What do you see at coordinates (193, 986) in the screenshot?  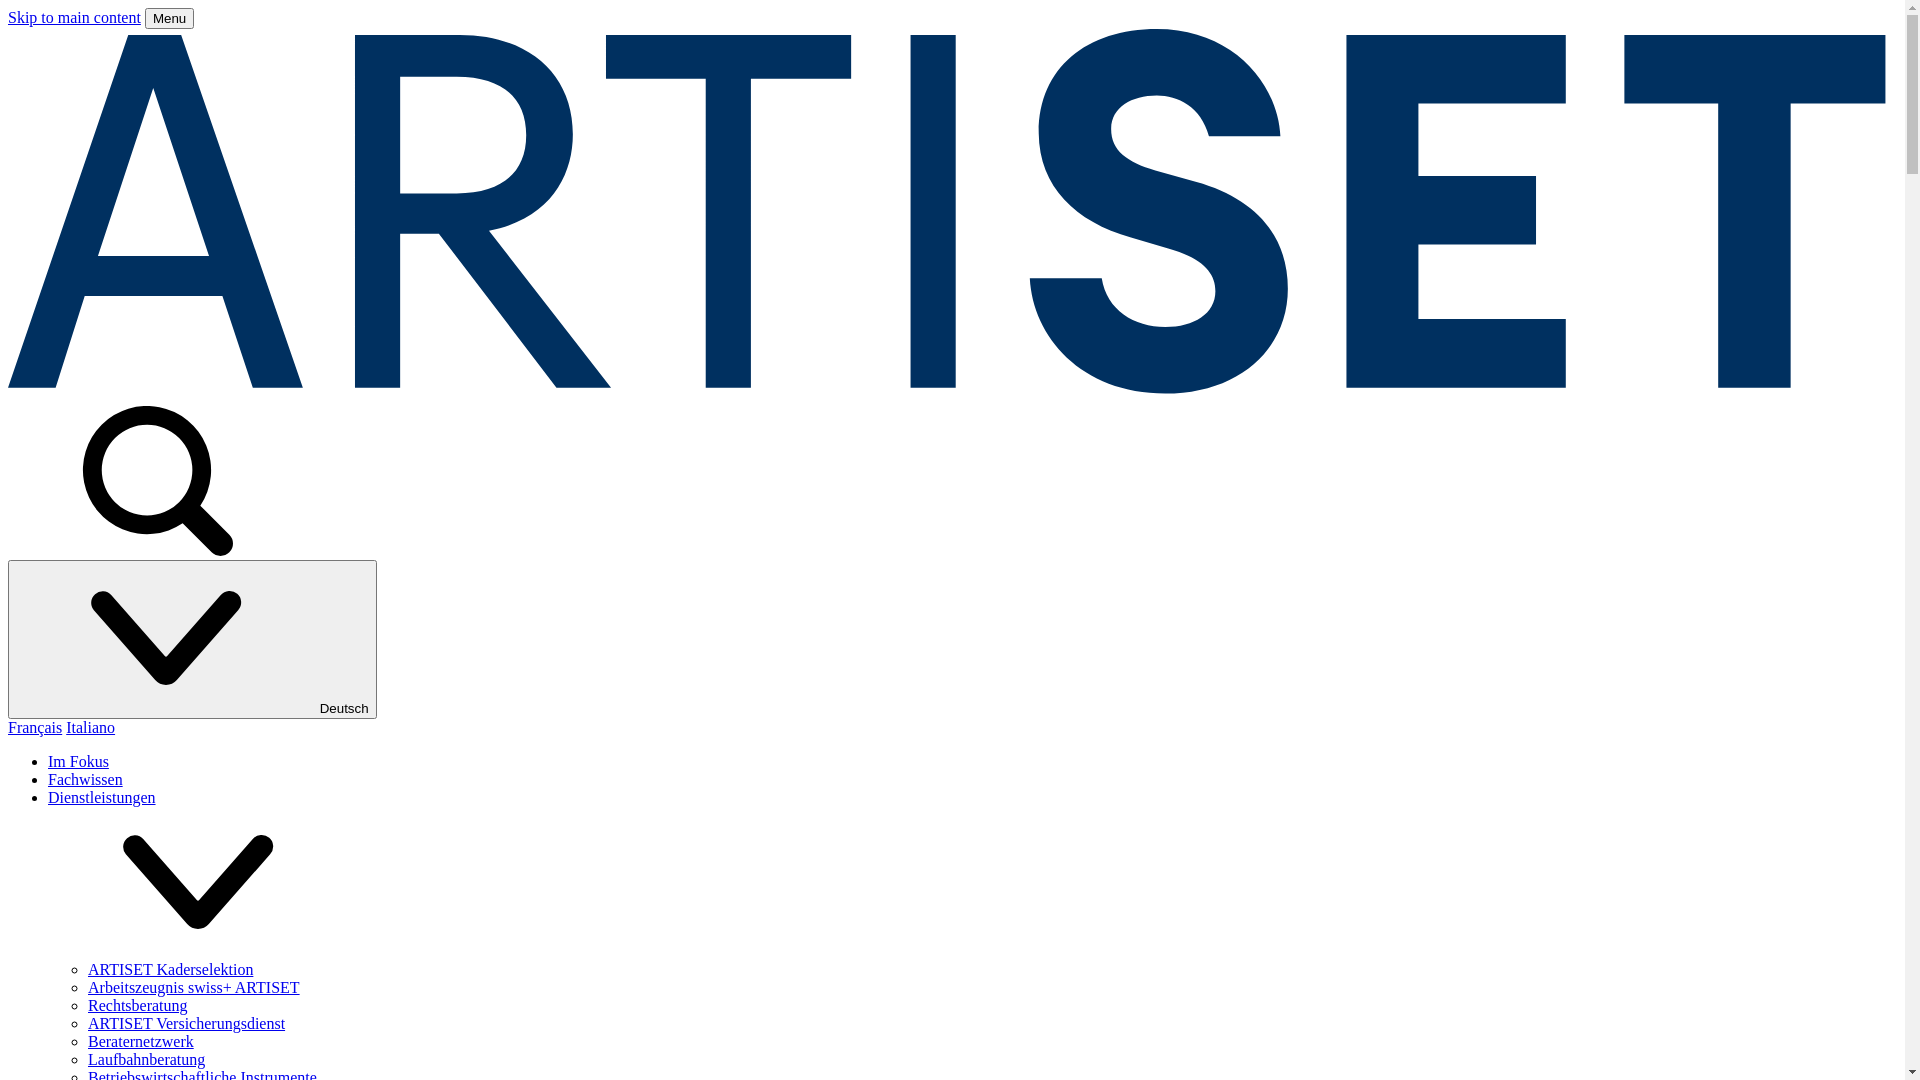 I see `'Arbeitszeugnis swiss+ ARTISET'` at bounding box center [193, 986].